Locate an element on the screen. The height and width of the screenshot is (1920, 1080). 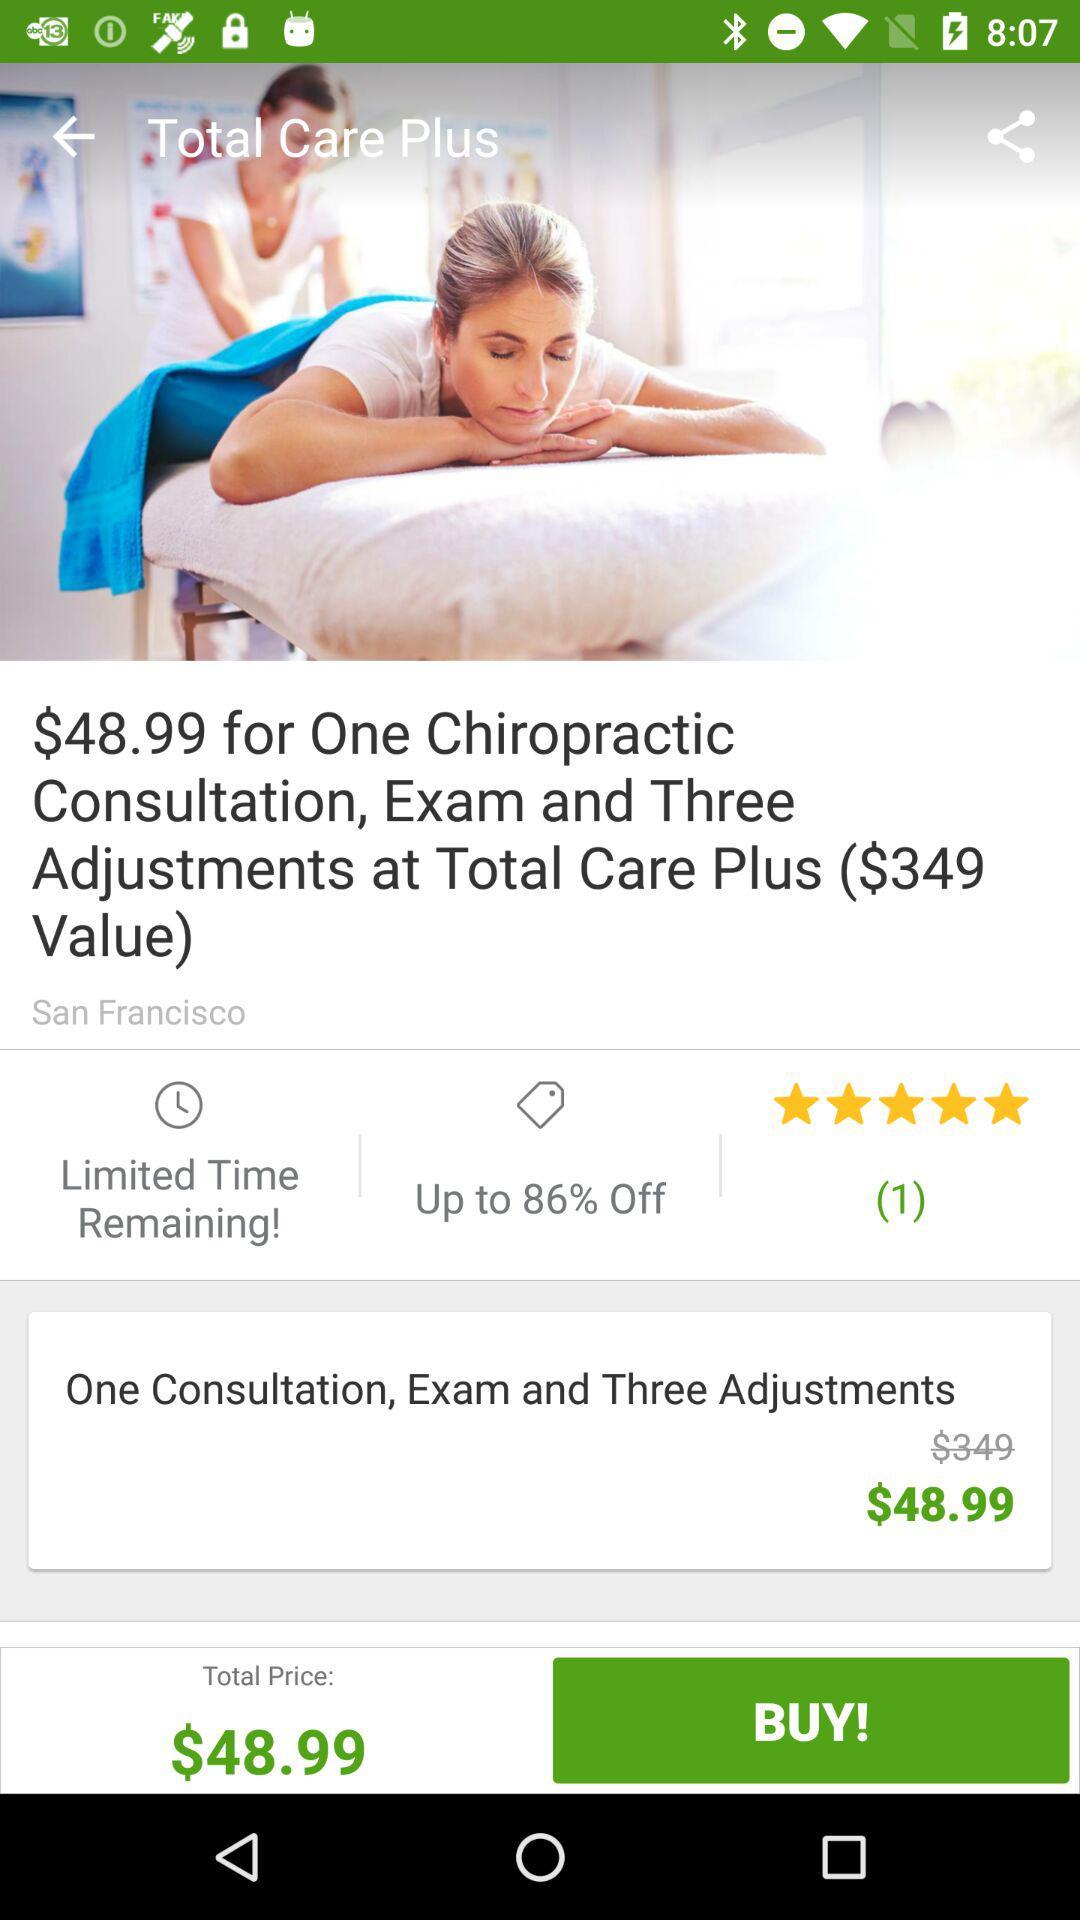
the icon to the right of the total care plus icon is located at coordinates (1017, 135).